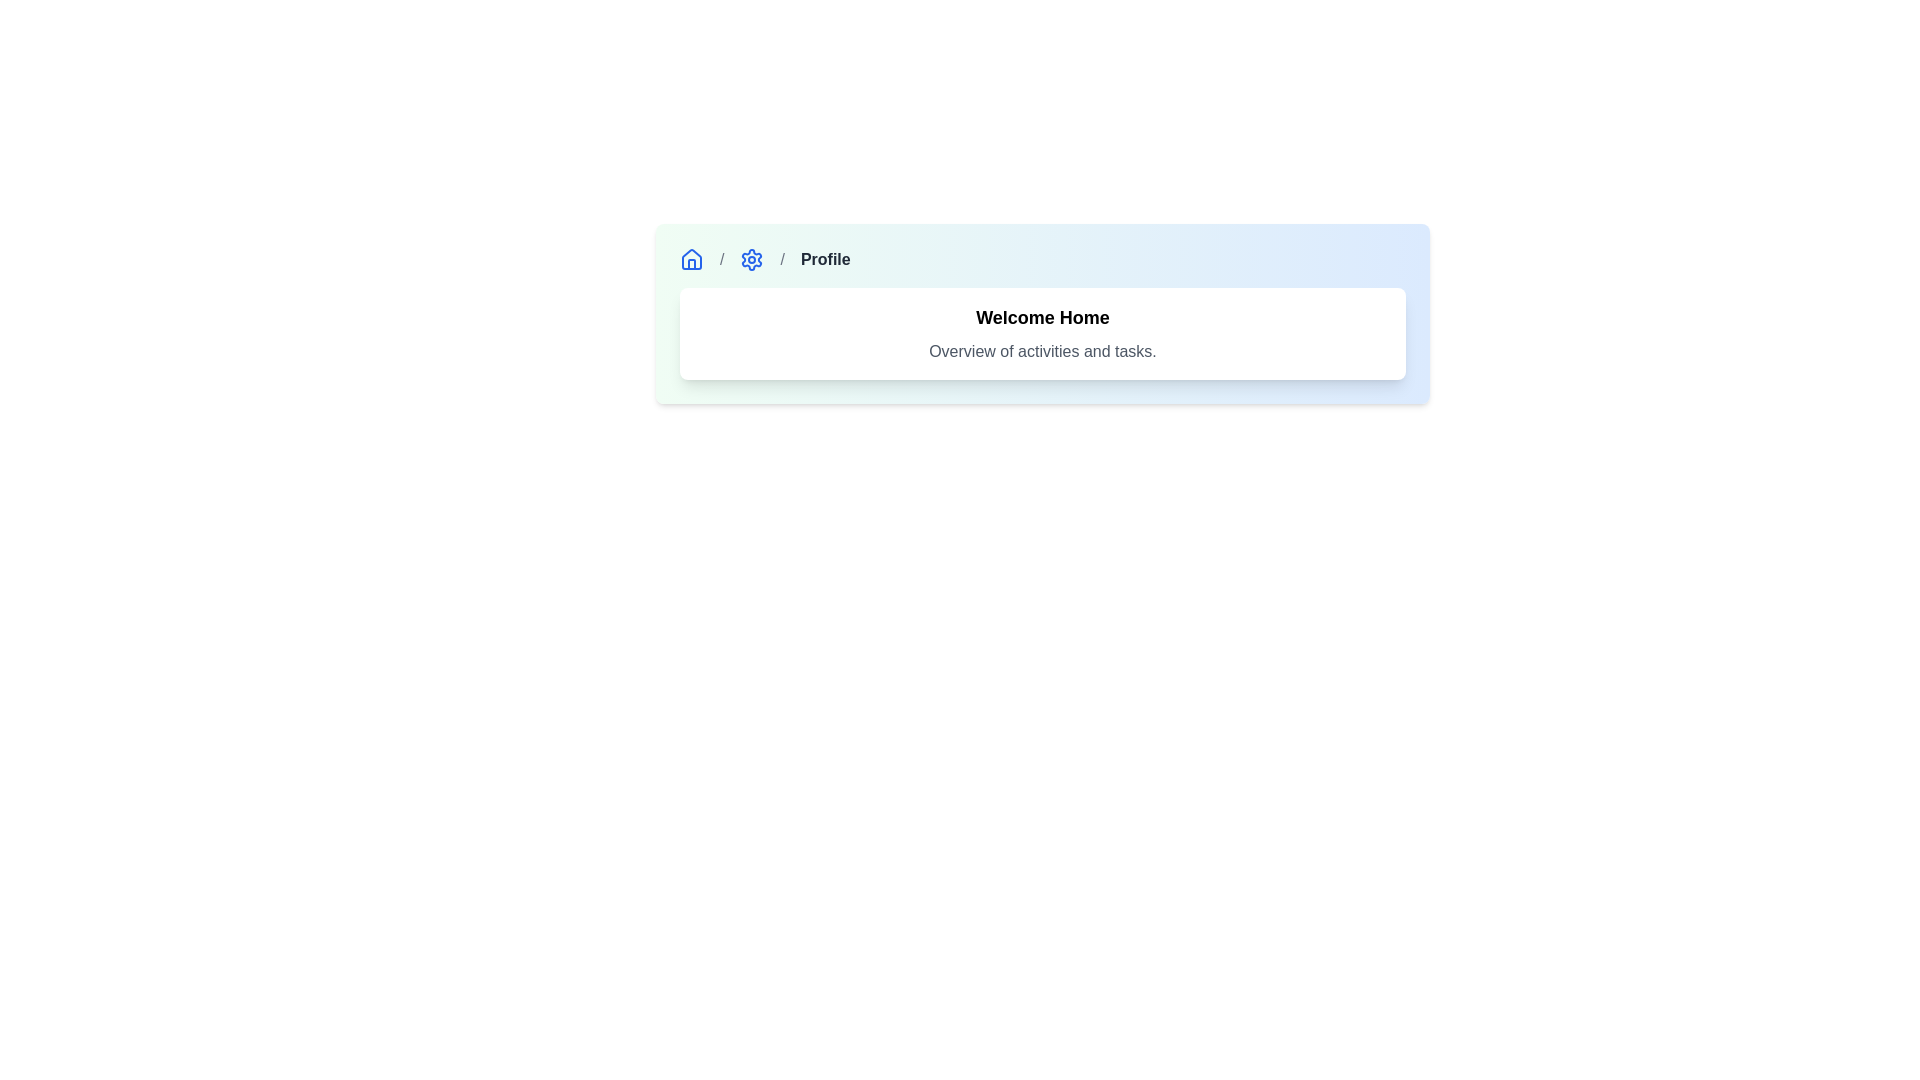 This screenshot has height=1080, width=1920. What do you see at coordinates (751, 258) in the screenshot?
I see `the blue gear-like icon in the breadcrumb navigation bar` at bounding box center [751, 258].